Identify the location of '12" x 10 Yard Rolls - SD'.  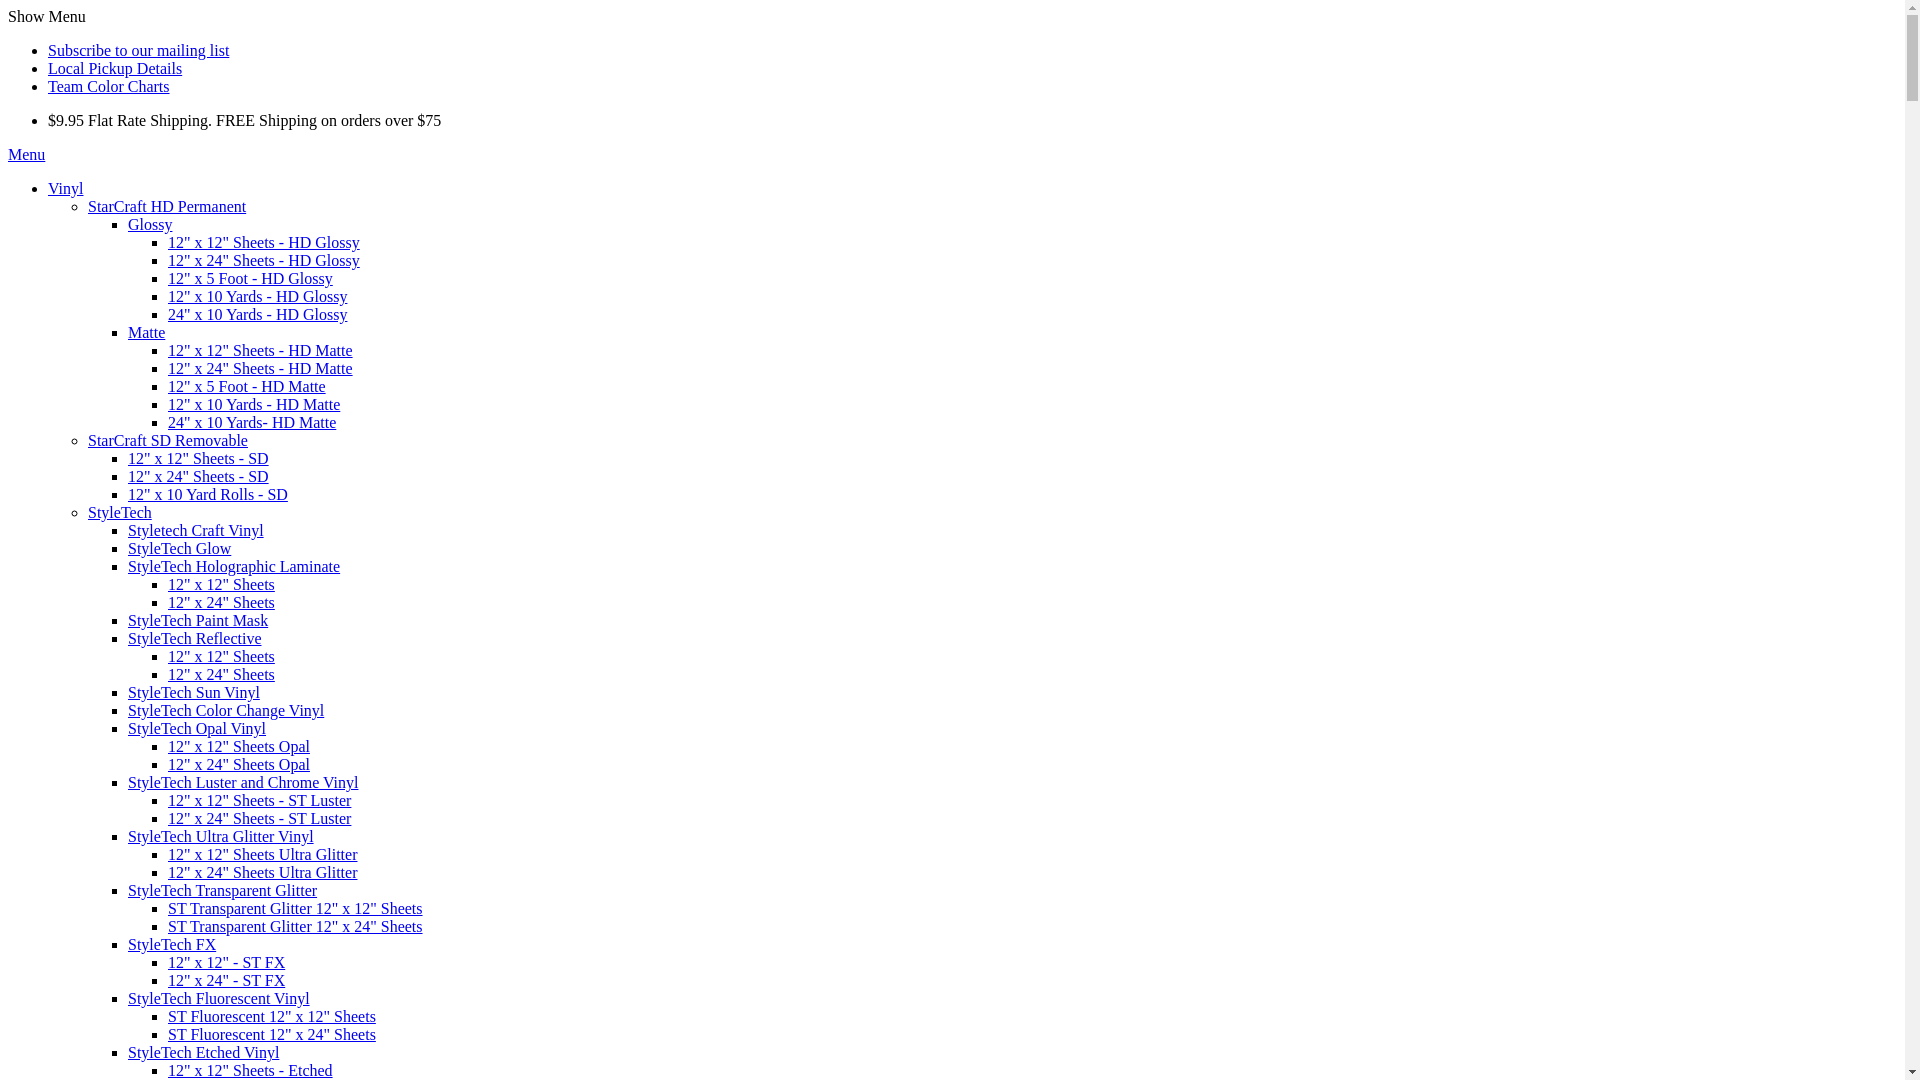
(207, 494).